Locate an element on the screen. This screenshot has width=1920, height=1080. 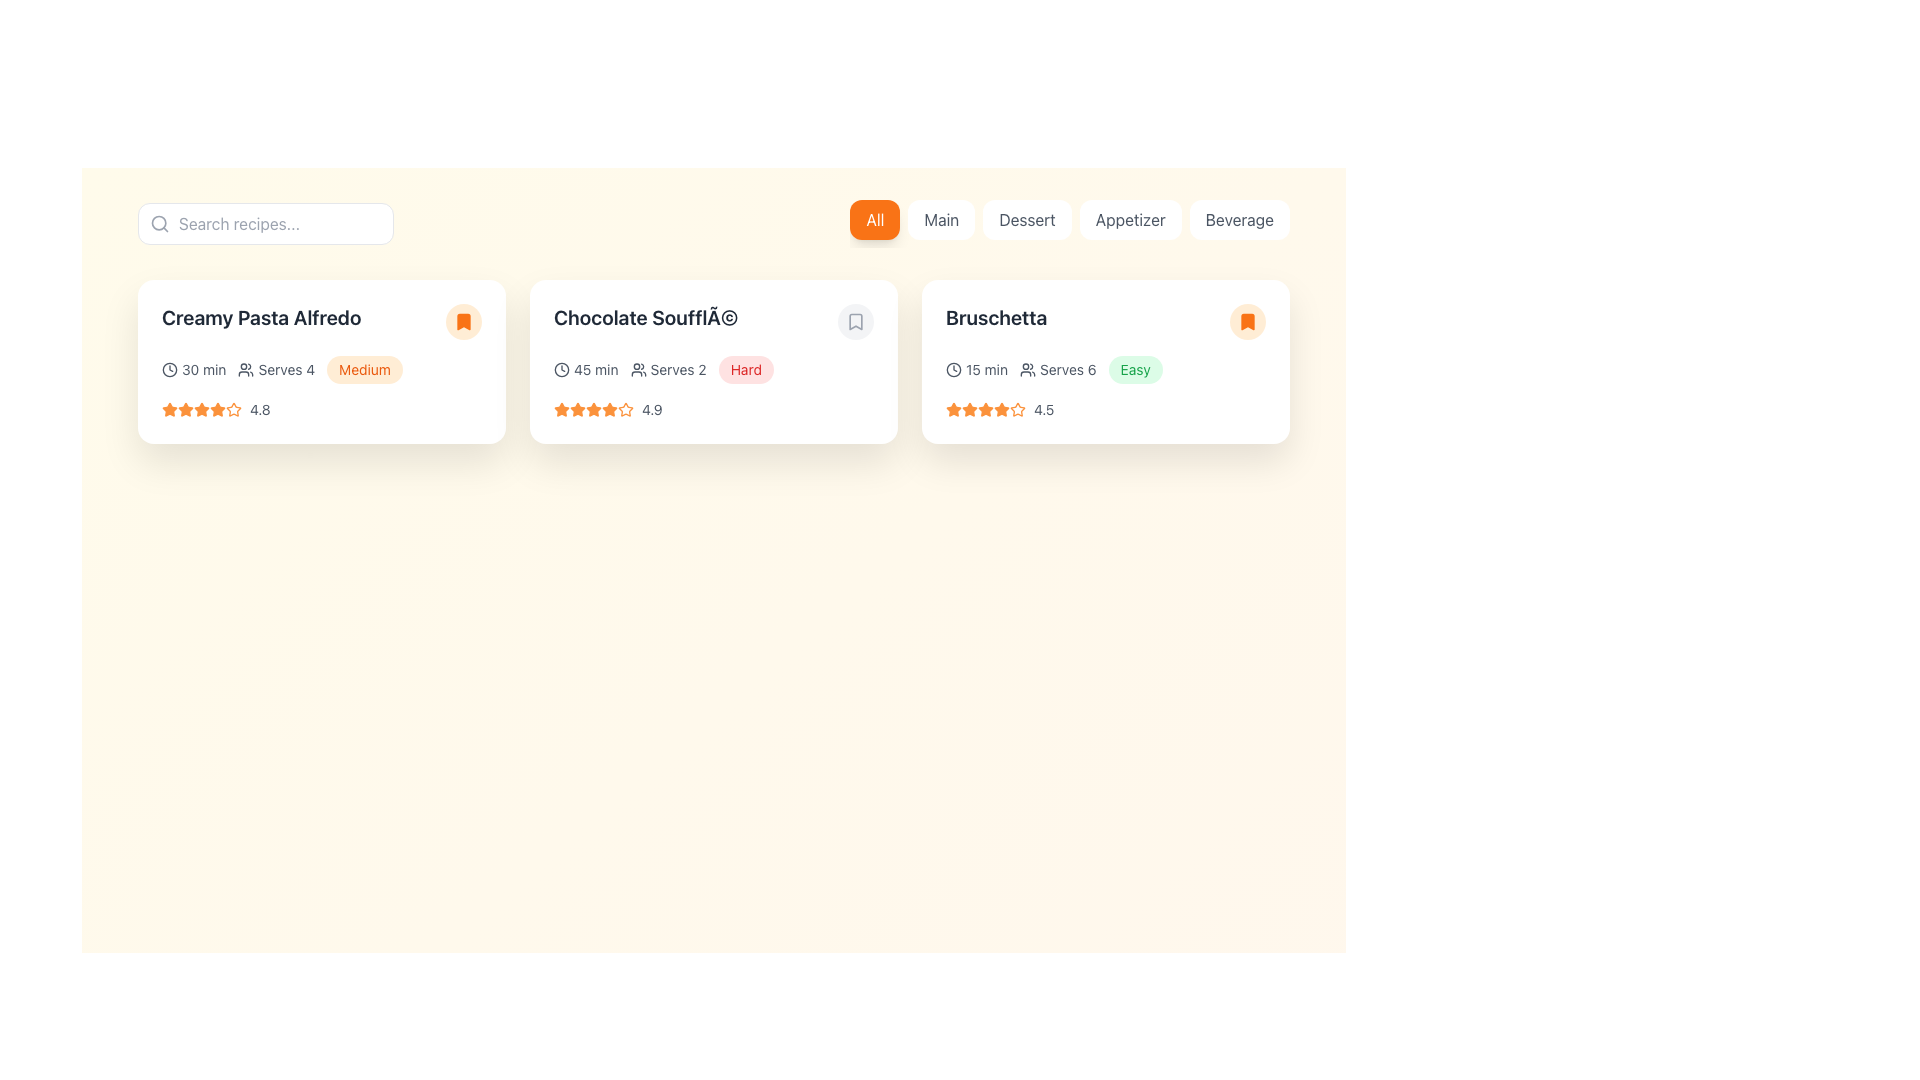
the 'Easy' label, which is displayed in bold green text within a light green rounded rectangular badge, located in the middle-right of the 'Bruschetta' recipe card is located at coordinates (1135, 369).